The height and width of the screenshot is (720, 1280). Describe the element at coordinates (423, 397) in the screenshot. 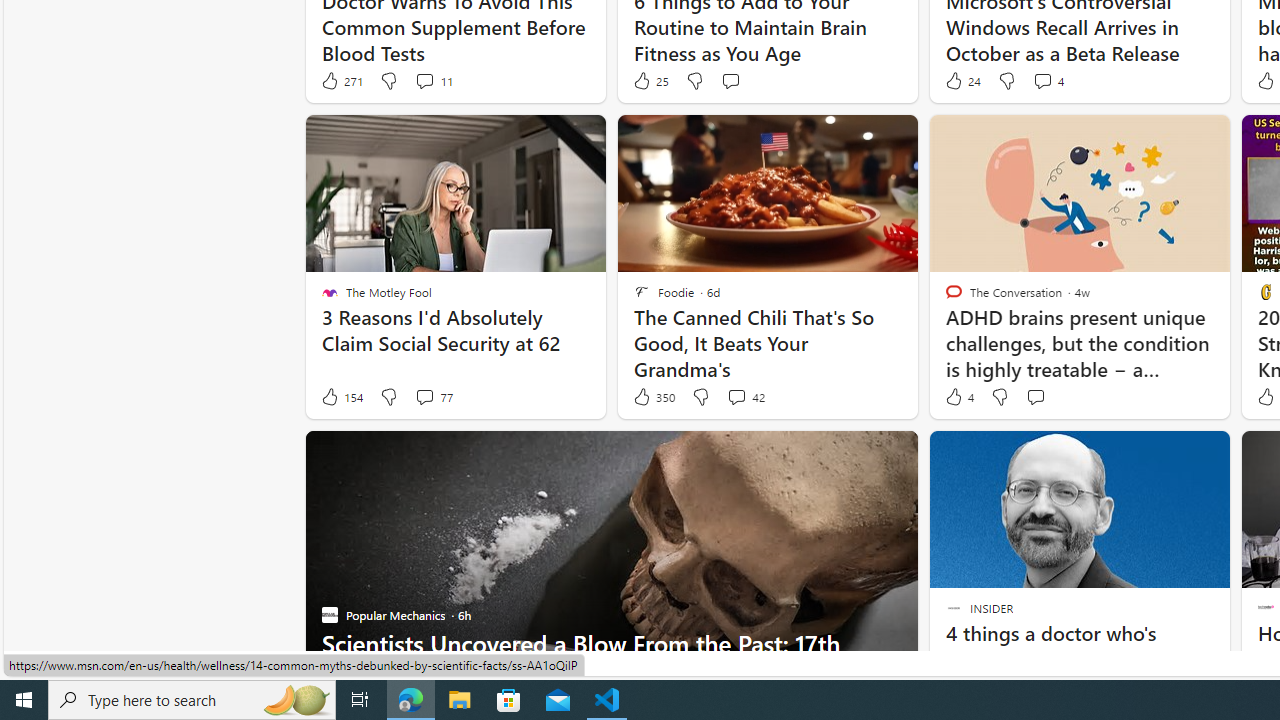

I see `'View comments 77 Comment'` at that location.